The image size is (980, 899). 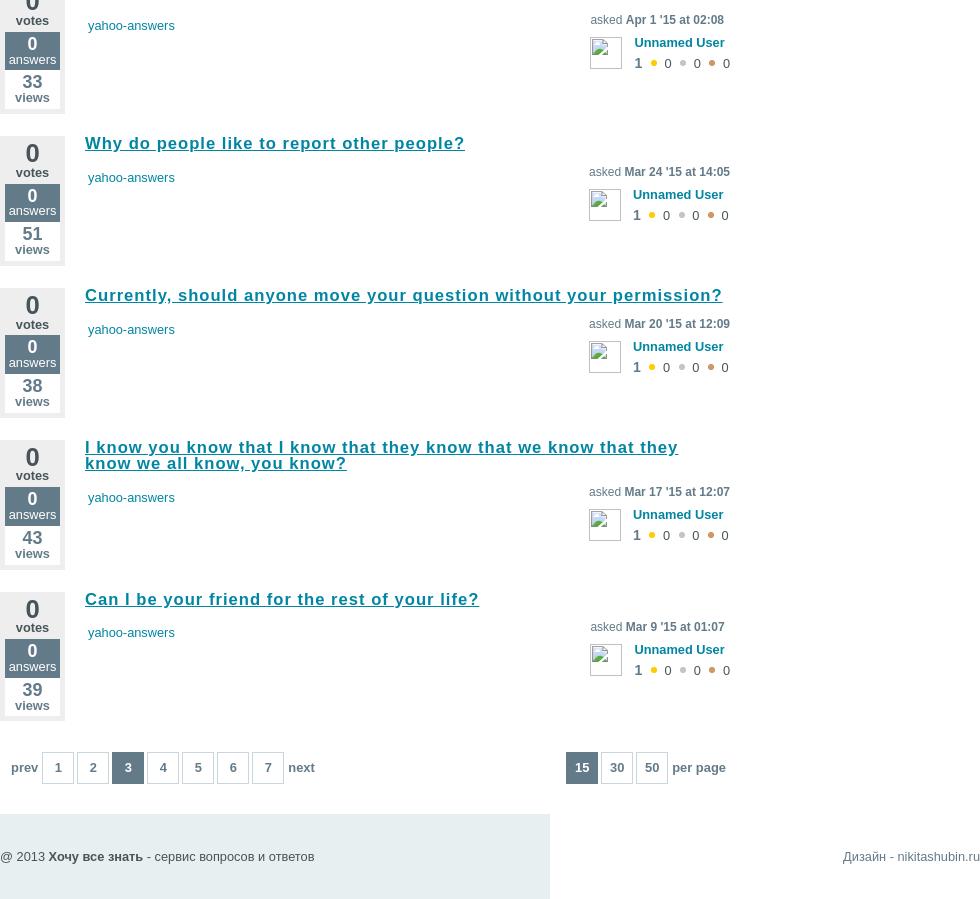 I want to click on '51', so click(x=21, y=234).